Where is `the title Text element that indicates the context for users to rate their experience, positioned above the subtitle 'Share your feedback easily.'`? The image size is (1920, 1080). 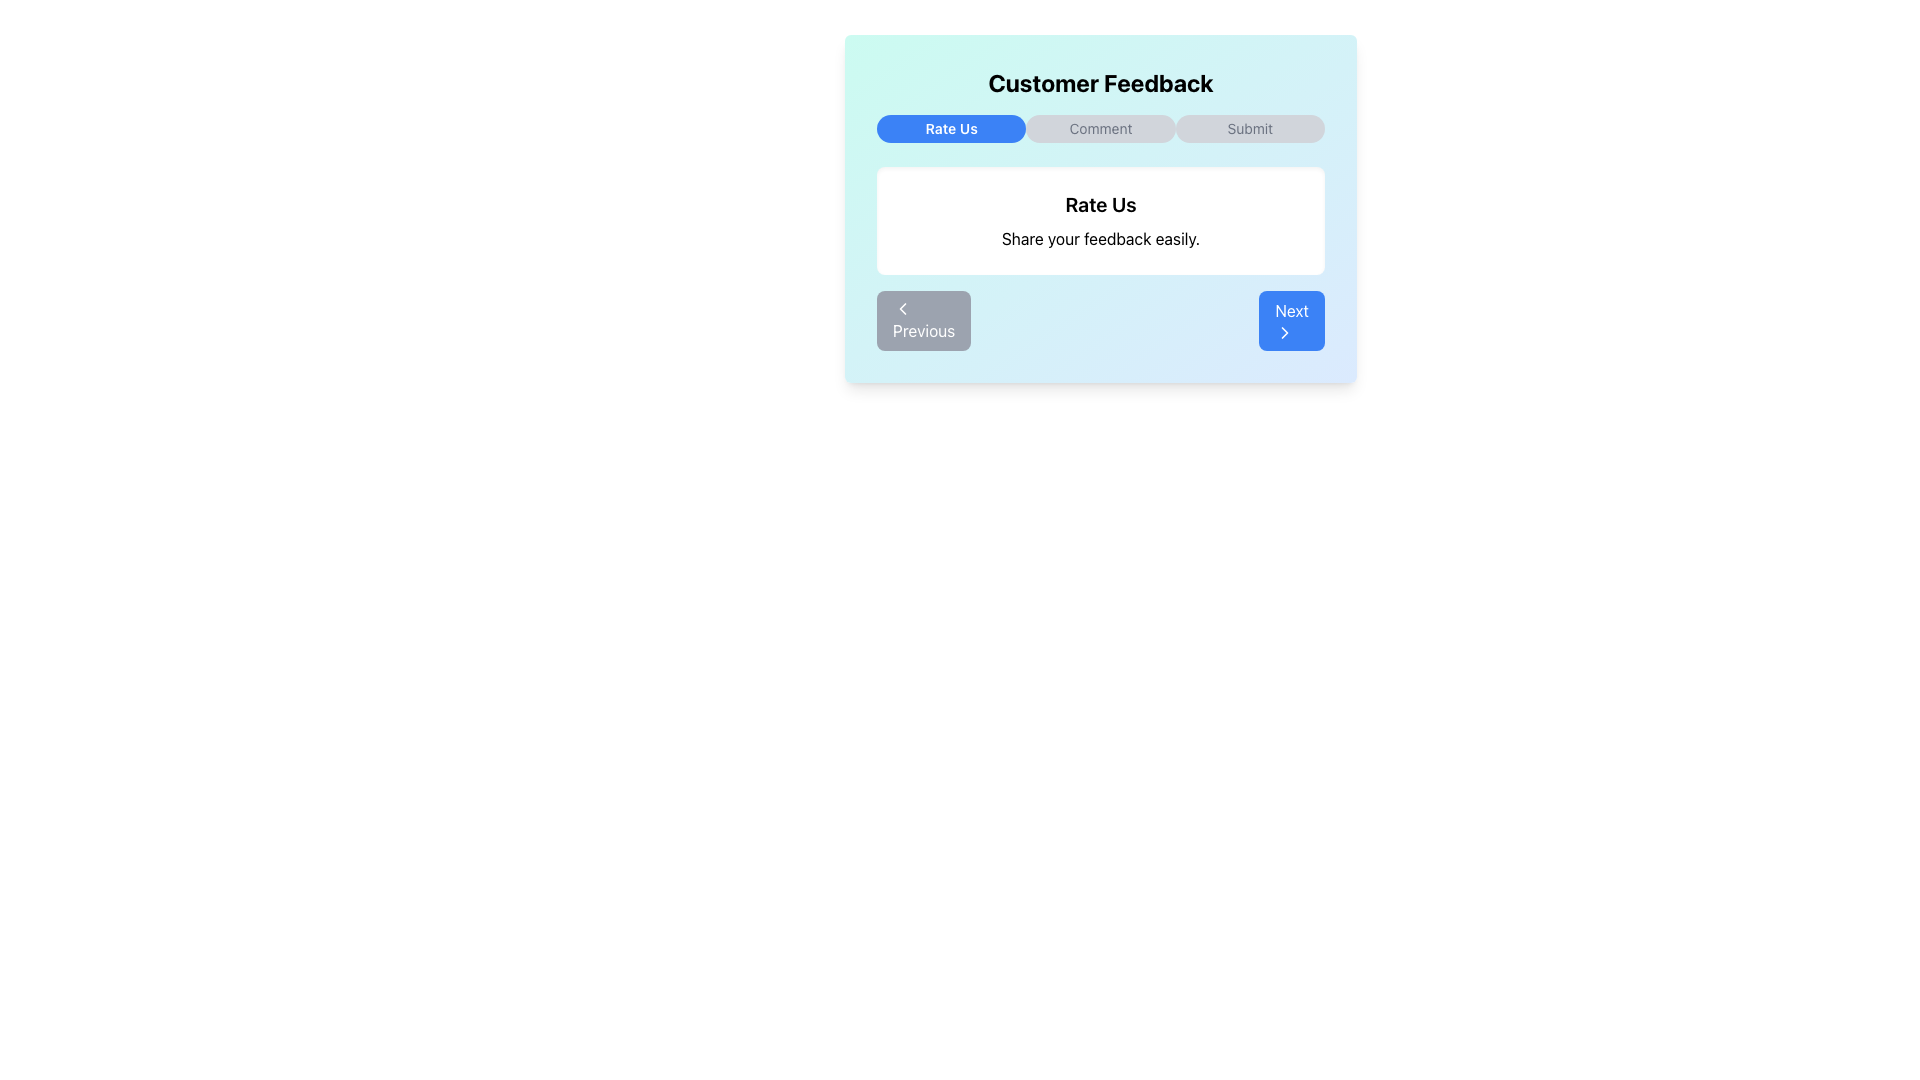 the title Text element that indicates the context for users to rate their experience, positioned above the subtitle 'Share your feedback easily.' is located at coordinates (1099, 204).